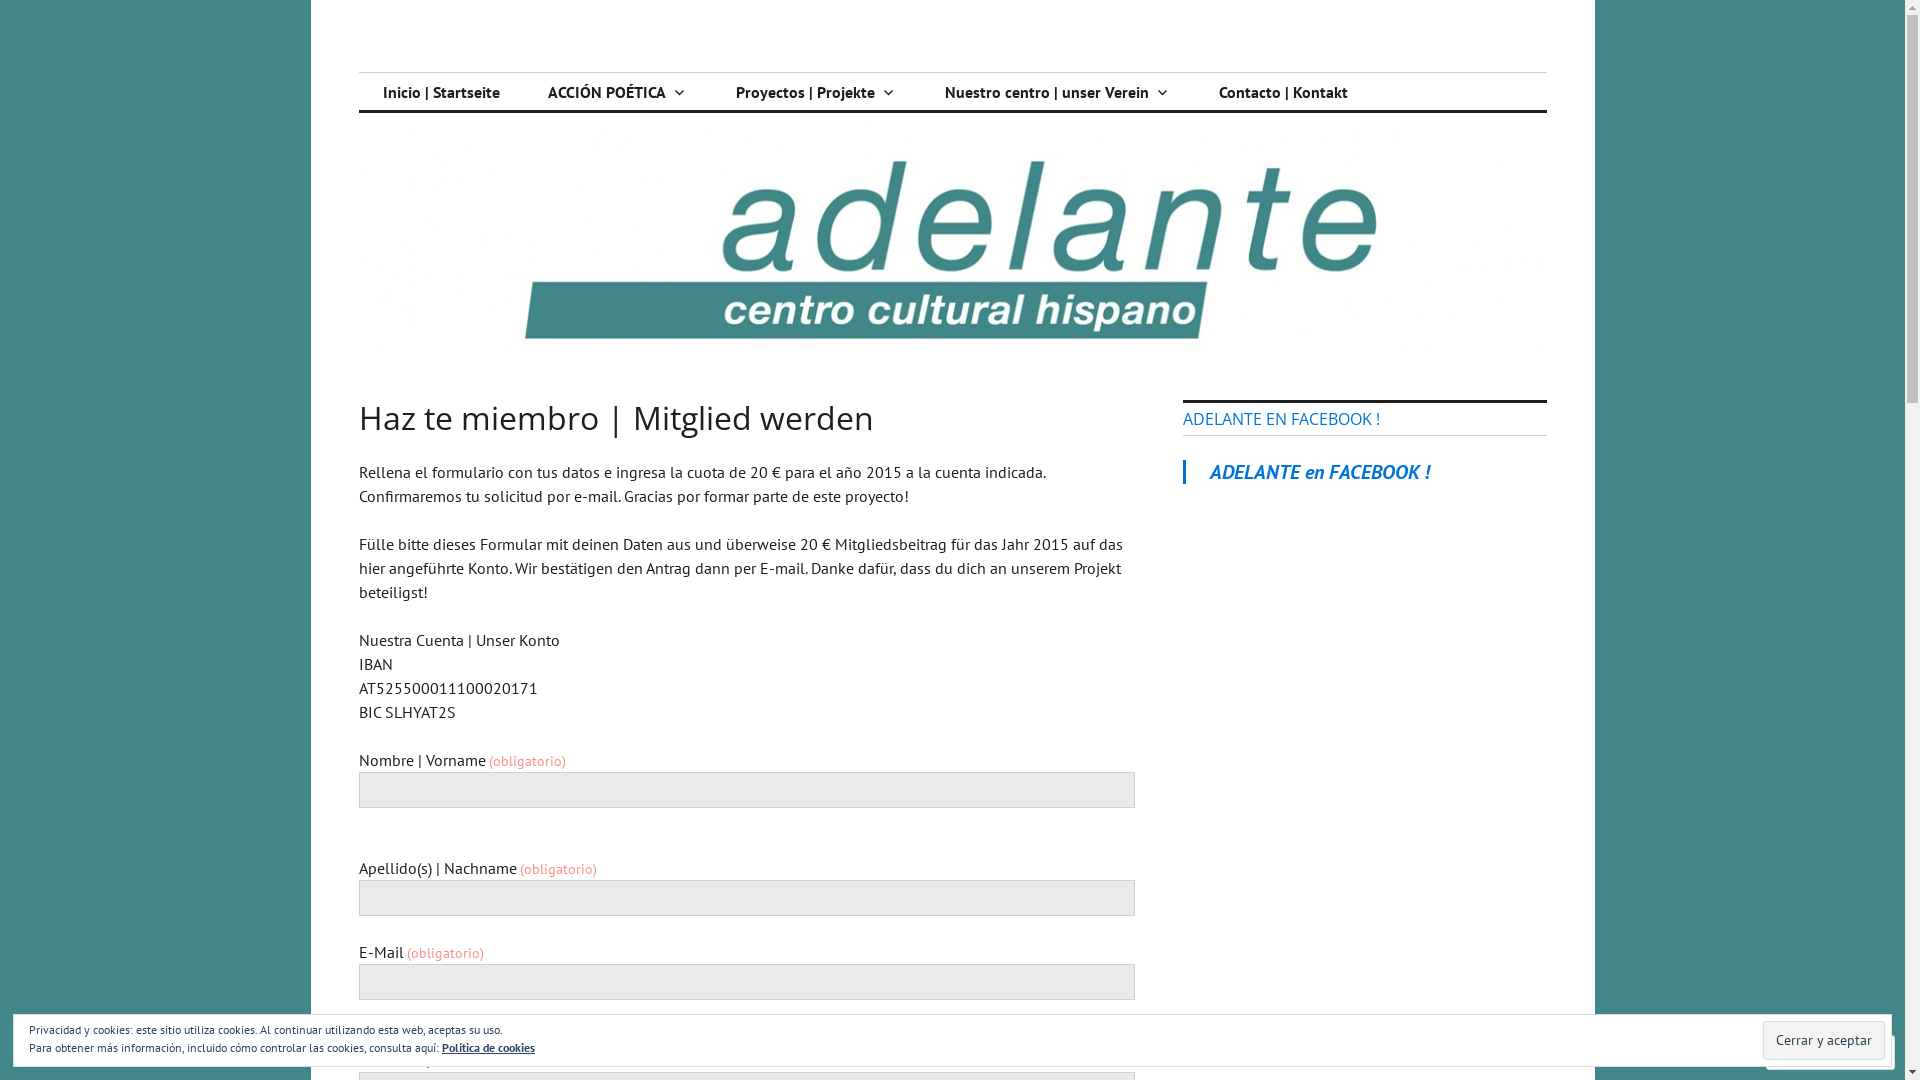 This screenshot has height=1080, width=1920. Describe the element at coordinates (816, 92) in the screenshot. I see `'Proyectos | Projekte'` at that location.